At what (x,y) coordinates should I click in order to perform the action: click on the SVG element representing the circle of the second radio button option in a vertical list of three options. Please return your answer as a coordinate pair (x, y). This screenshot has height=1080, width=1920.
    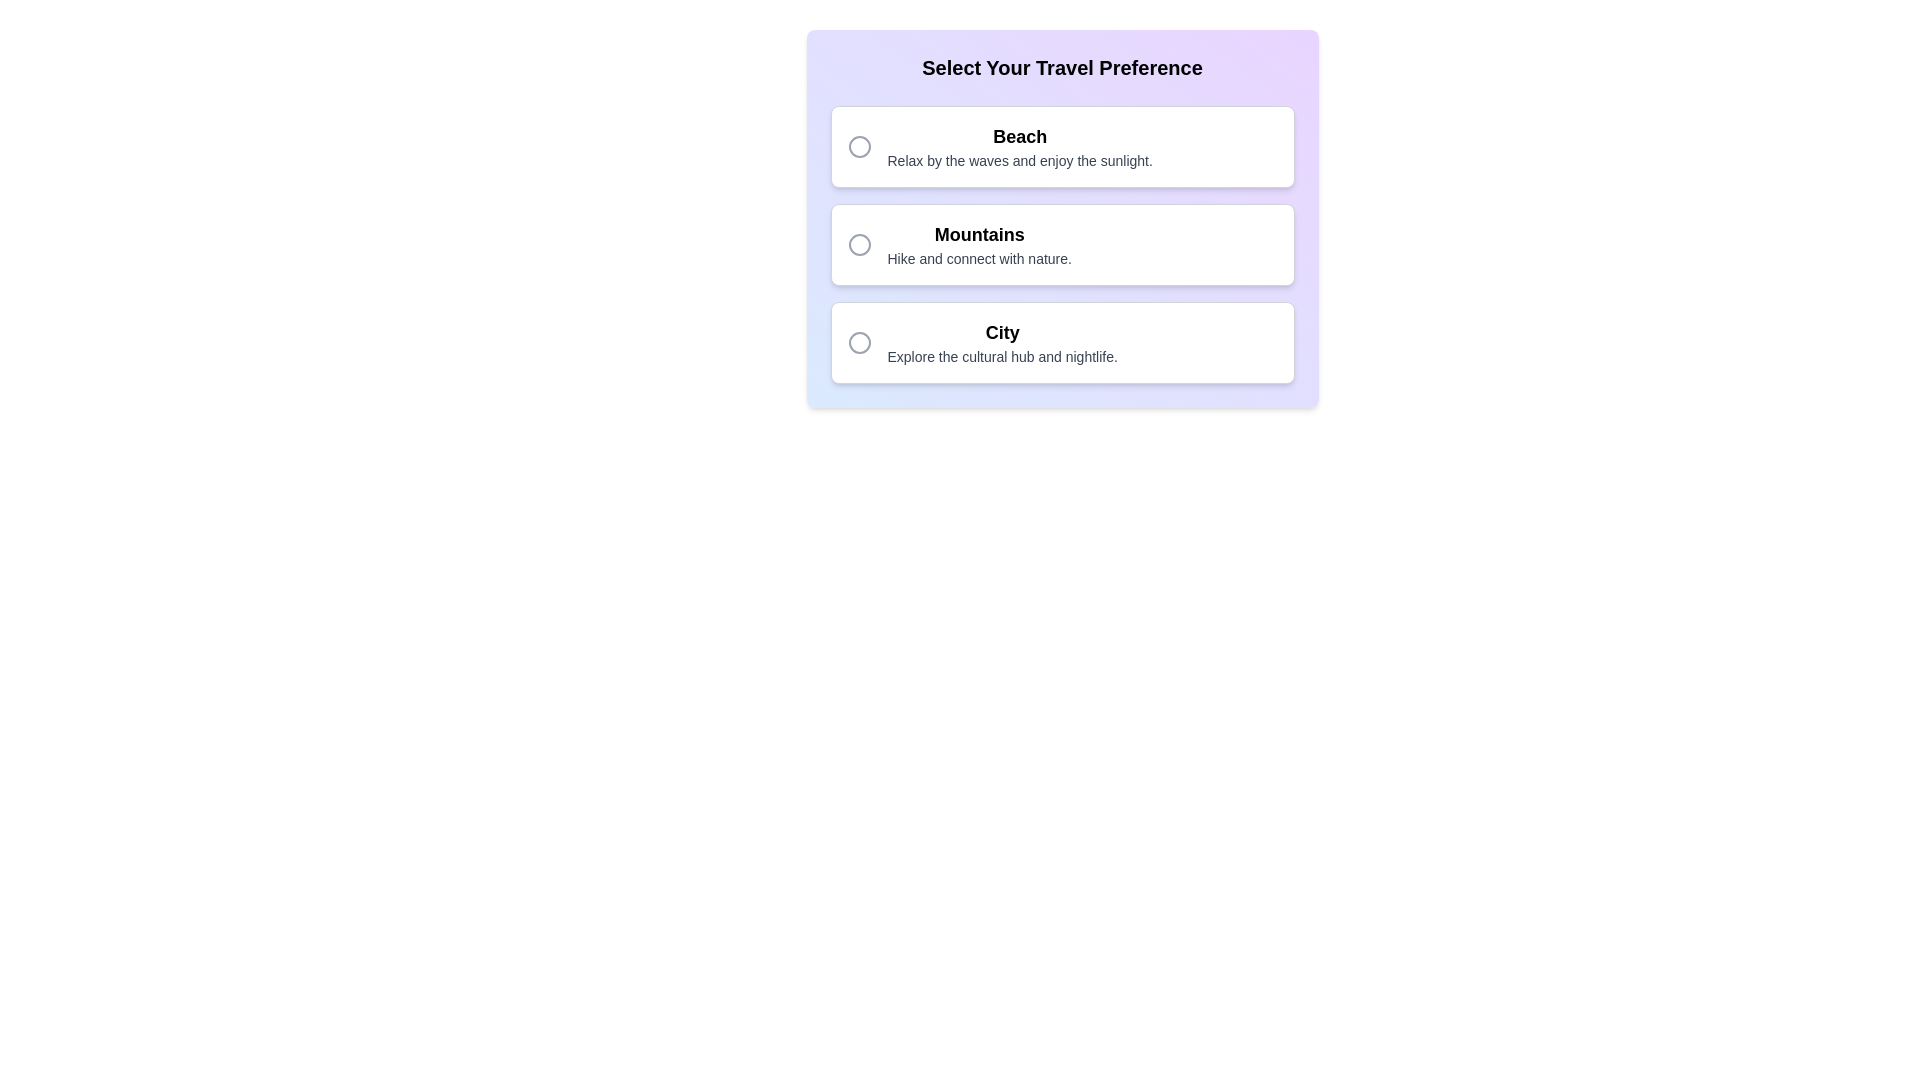
    Looking at the image, I should click on (859, 244).